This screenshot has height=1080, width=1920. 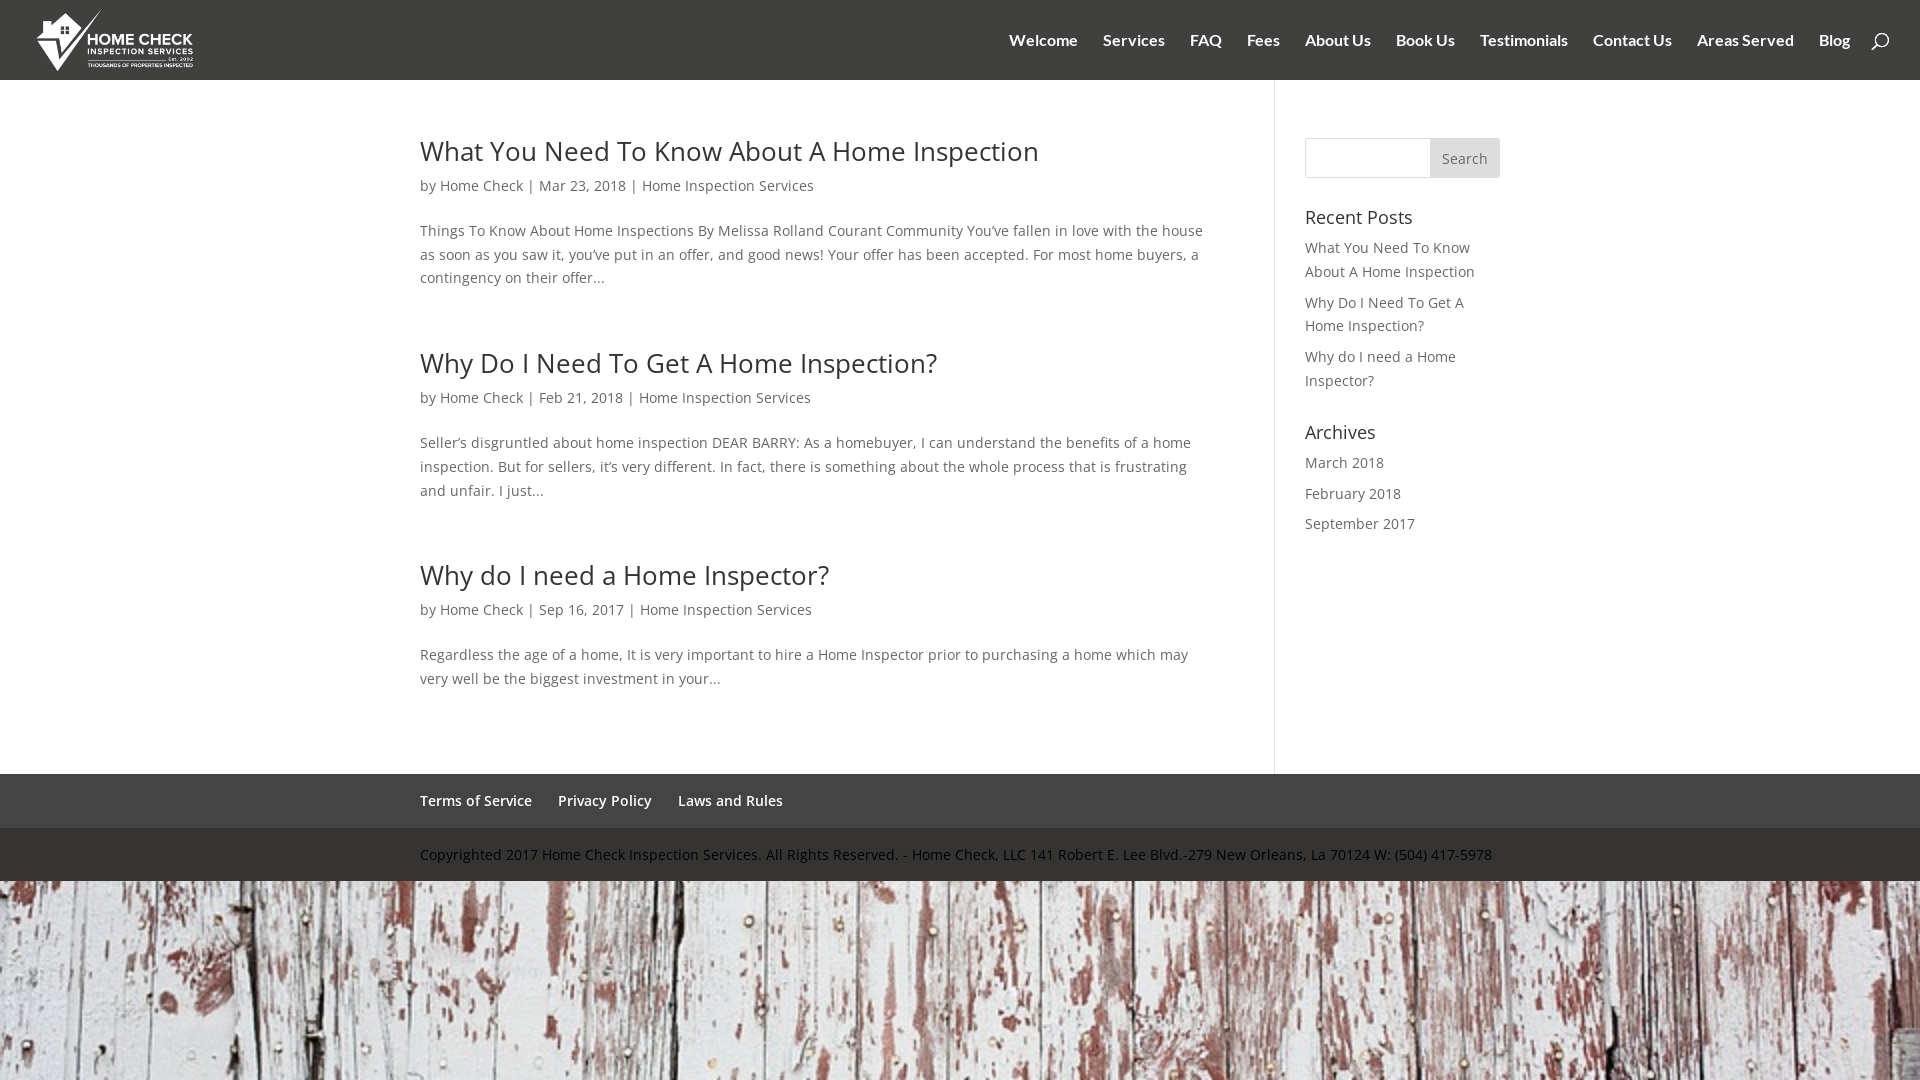 I want to click on 'Book Us', so click(x=1424, y=55).